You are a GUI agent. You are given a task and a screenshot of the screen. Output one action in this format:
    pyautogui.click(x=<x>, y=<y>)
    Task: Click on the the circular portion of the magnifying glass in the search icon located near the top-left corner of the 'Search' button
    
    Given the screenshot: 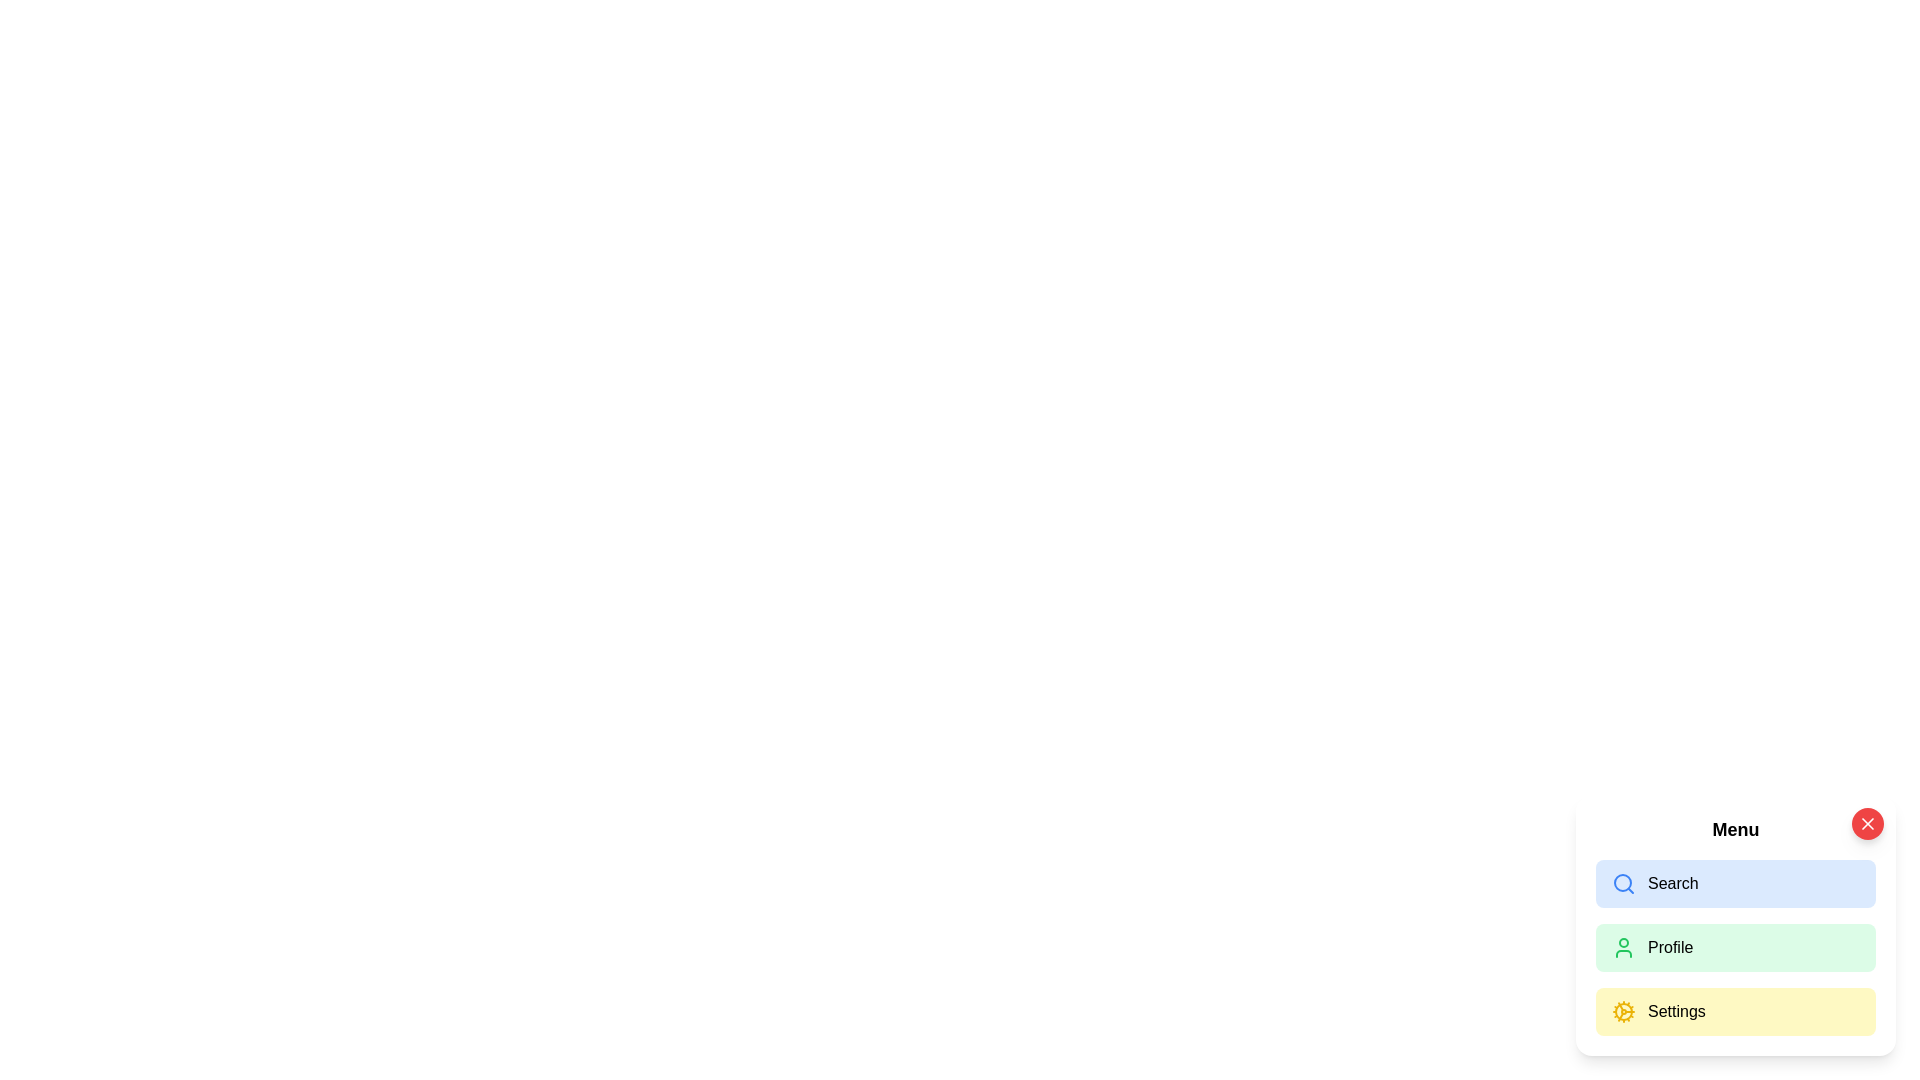 What is the action you would take?
    pyautogui.click(x=1622, y=882)
    